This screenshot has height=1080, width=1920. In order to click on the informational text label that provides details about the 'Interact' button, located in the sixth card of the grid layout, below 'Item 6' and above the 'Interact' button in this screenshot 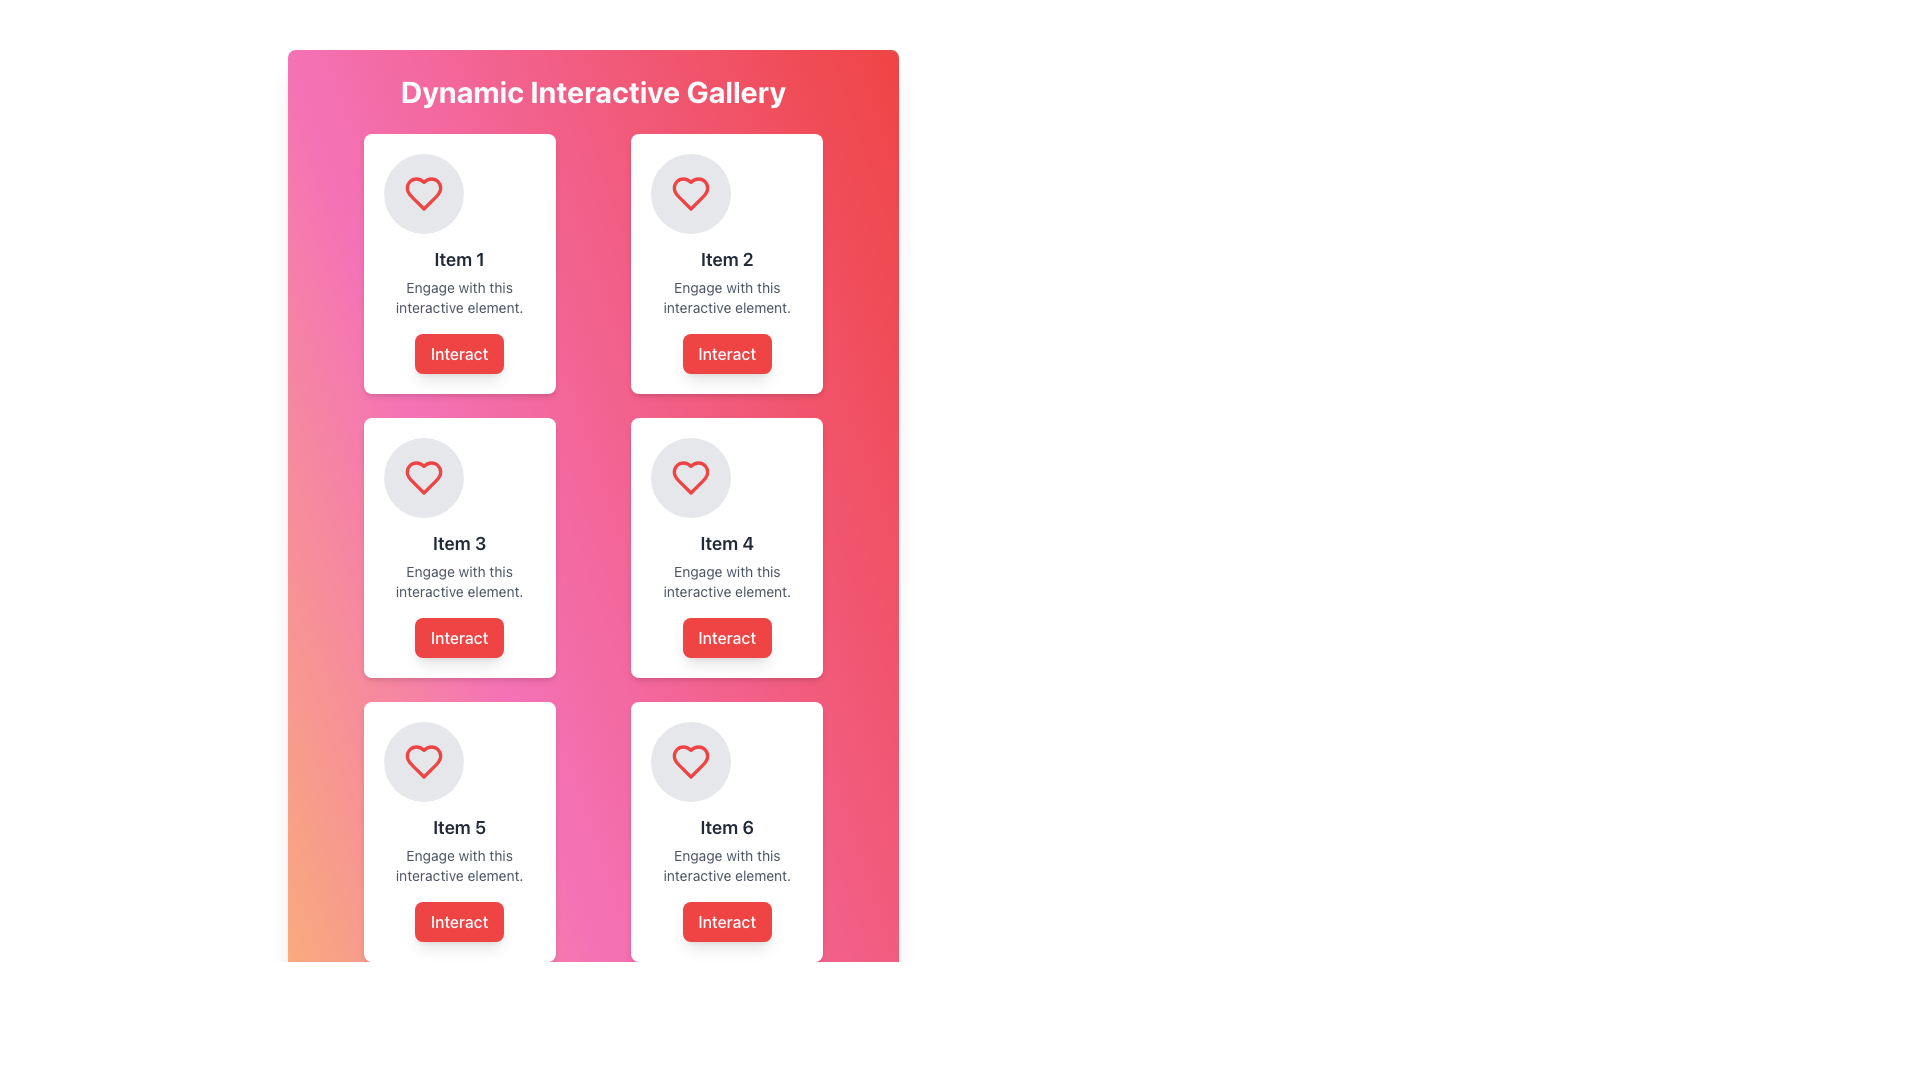, I will do `click(726, 865)`.